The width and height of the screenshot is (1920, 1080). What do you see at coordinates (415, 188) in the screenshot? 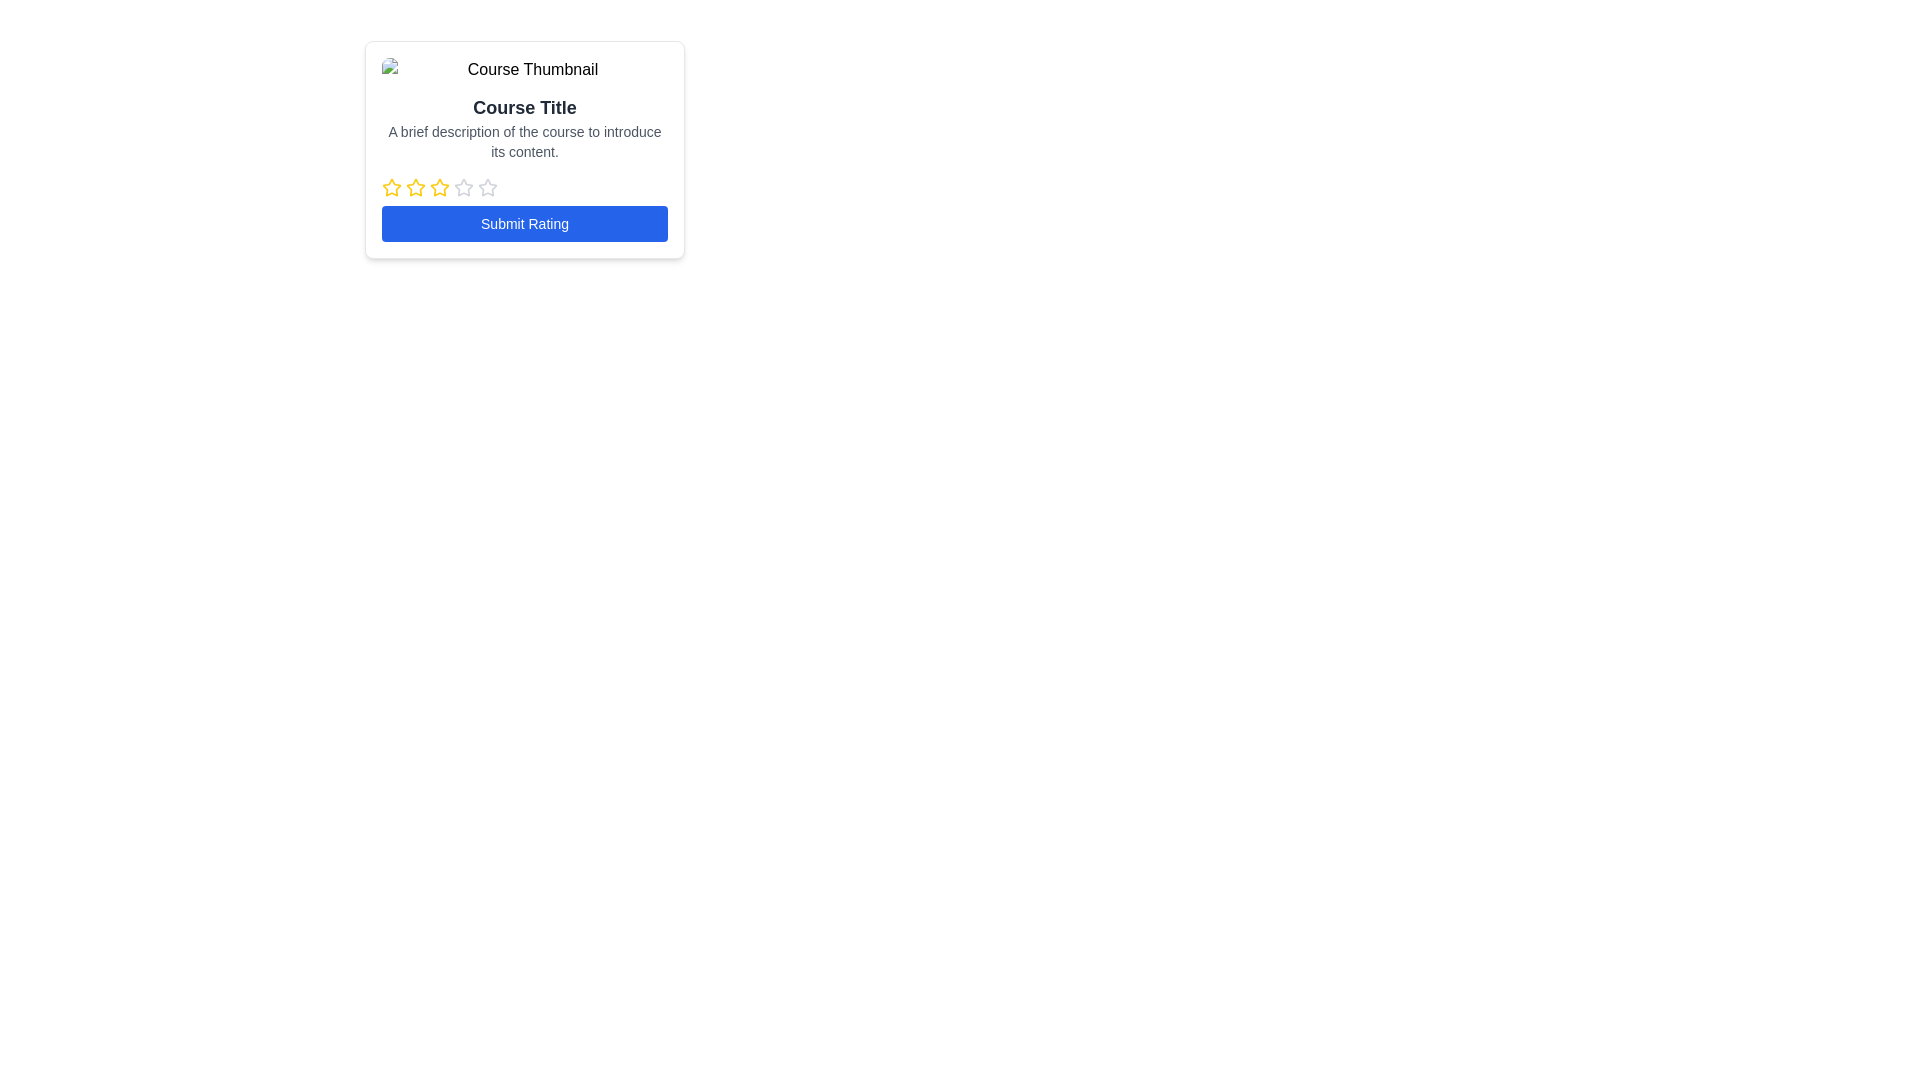
I see `the third yellow rating star icon` at bounding box center [415, 188].